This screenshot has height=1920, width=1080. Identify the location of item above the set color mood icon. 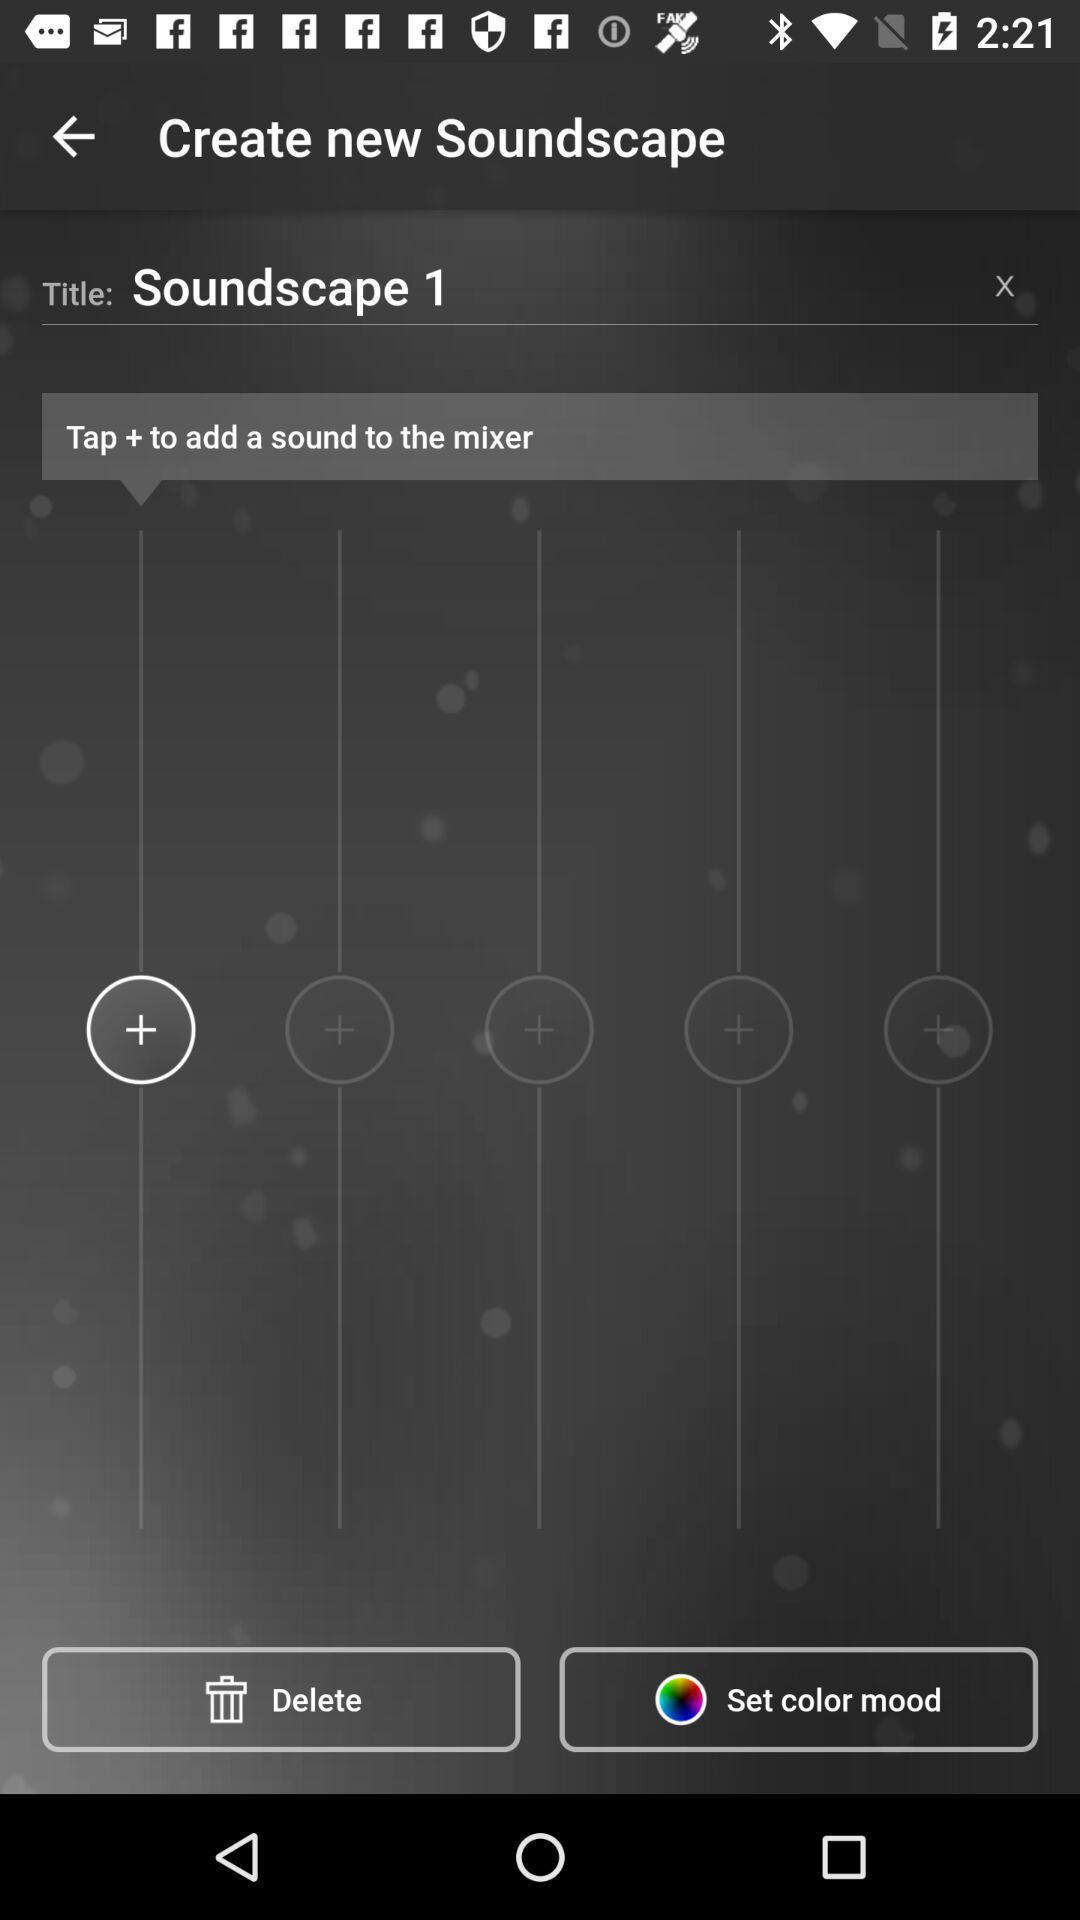
(938, 1029).